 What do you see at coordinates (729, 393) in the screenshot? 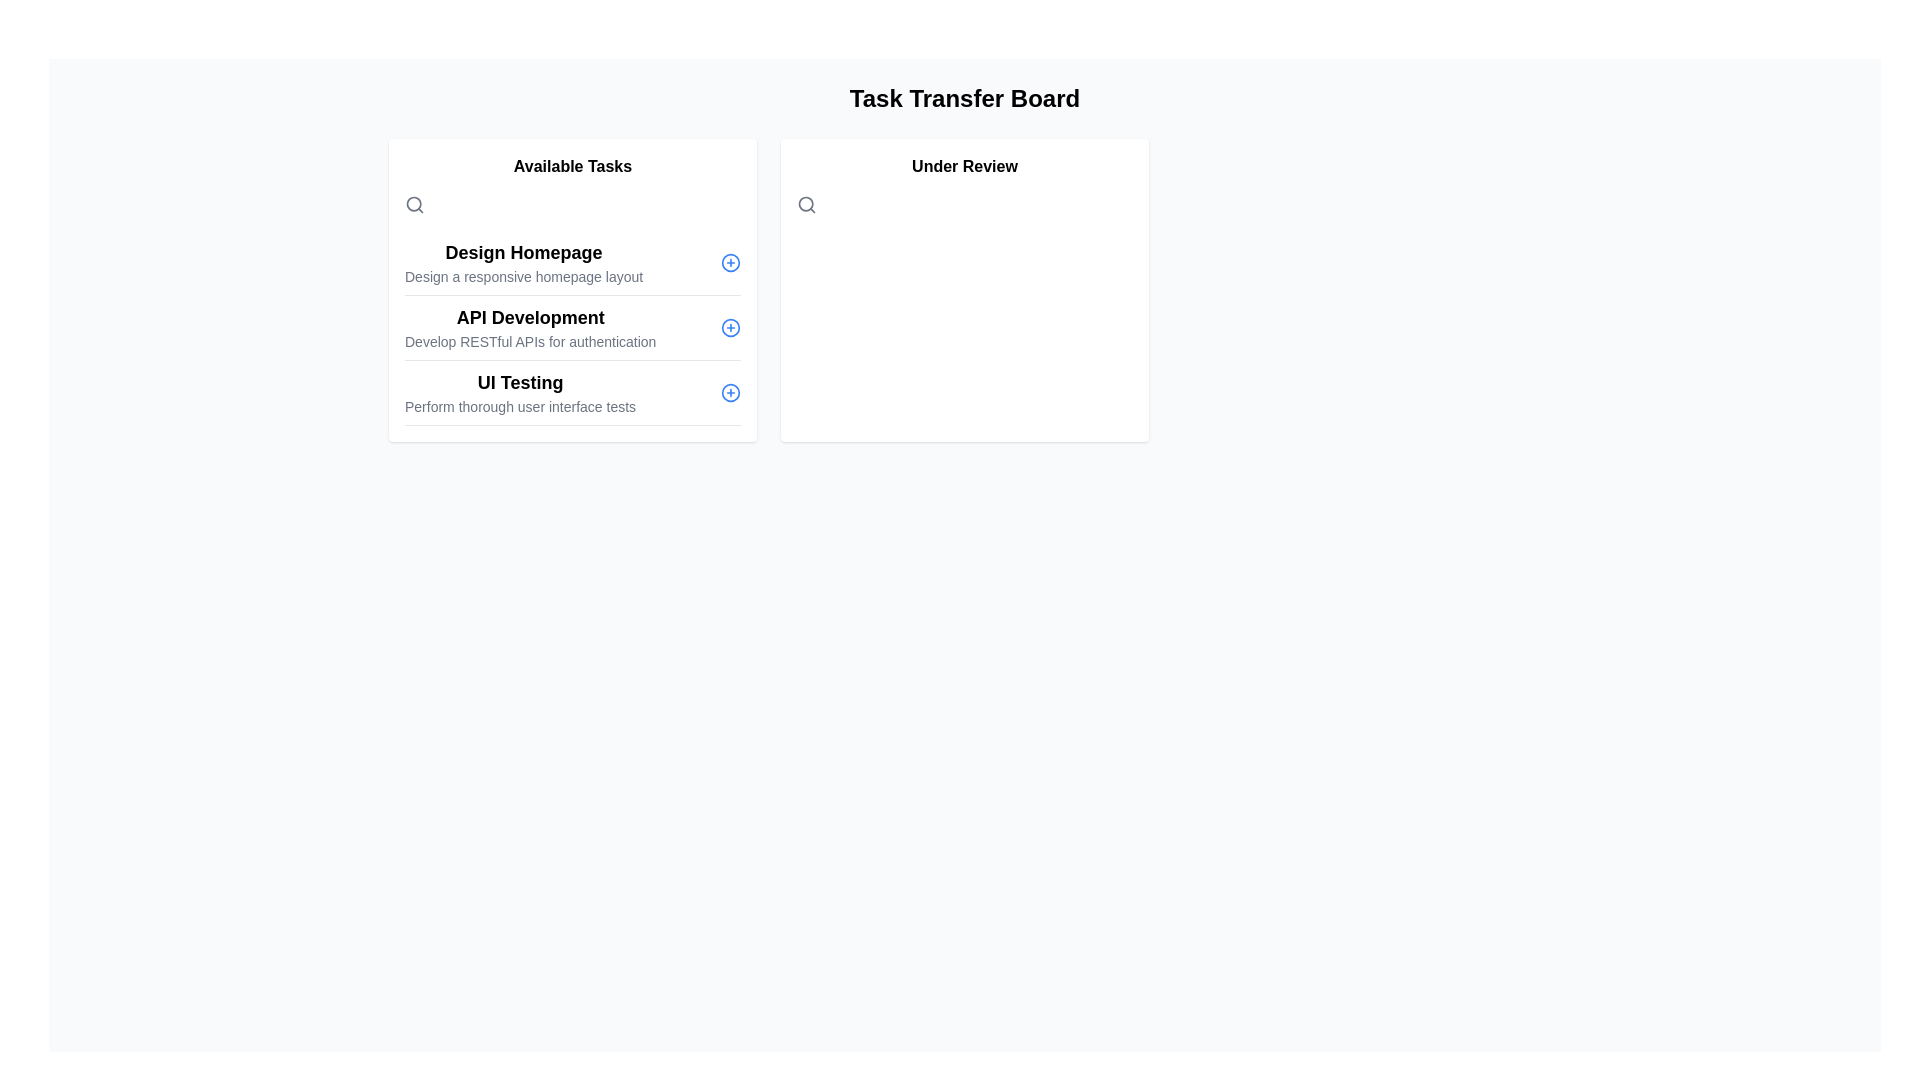
I see `the blue circular icon with a plus symbol, which is the rightmost element of the 'UI Testing' task item in the 'Available Tasks' column, to observe its visual feedback` at bounding box center [729, 393].